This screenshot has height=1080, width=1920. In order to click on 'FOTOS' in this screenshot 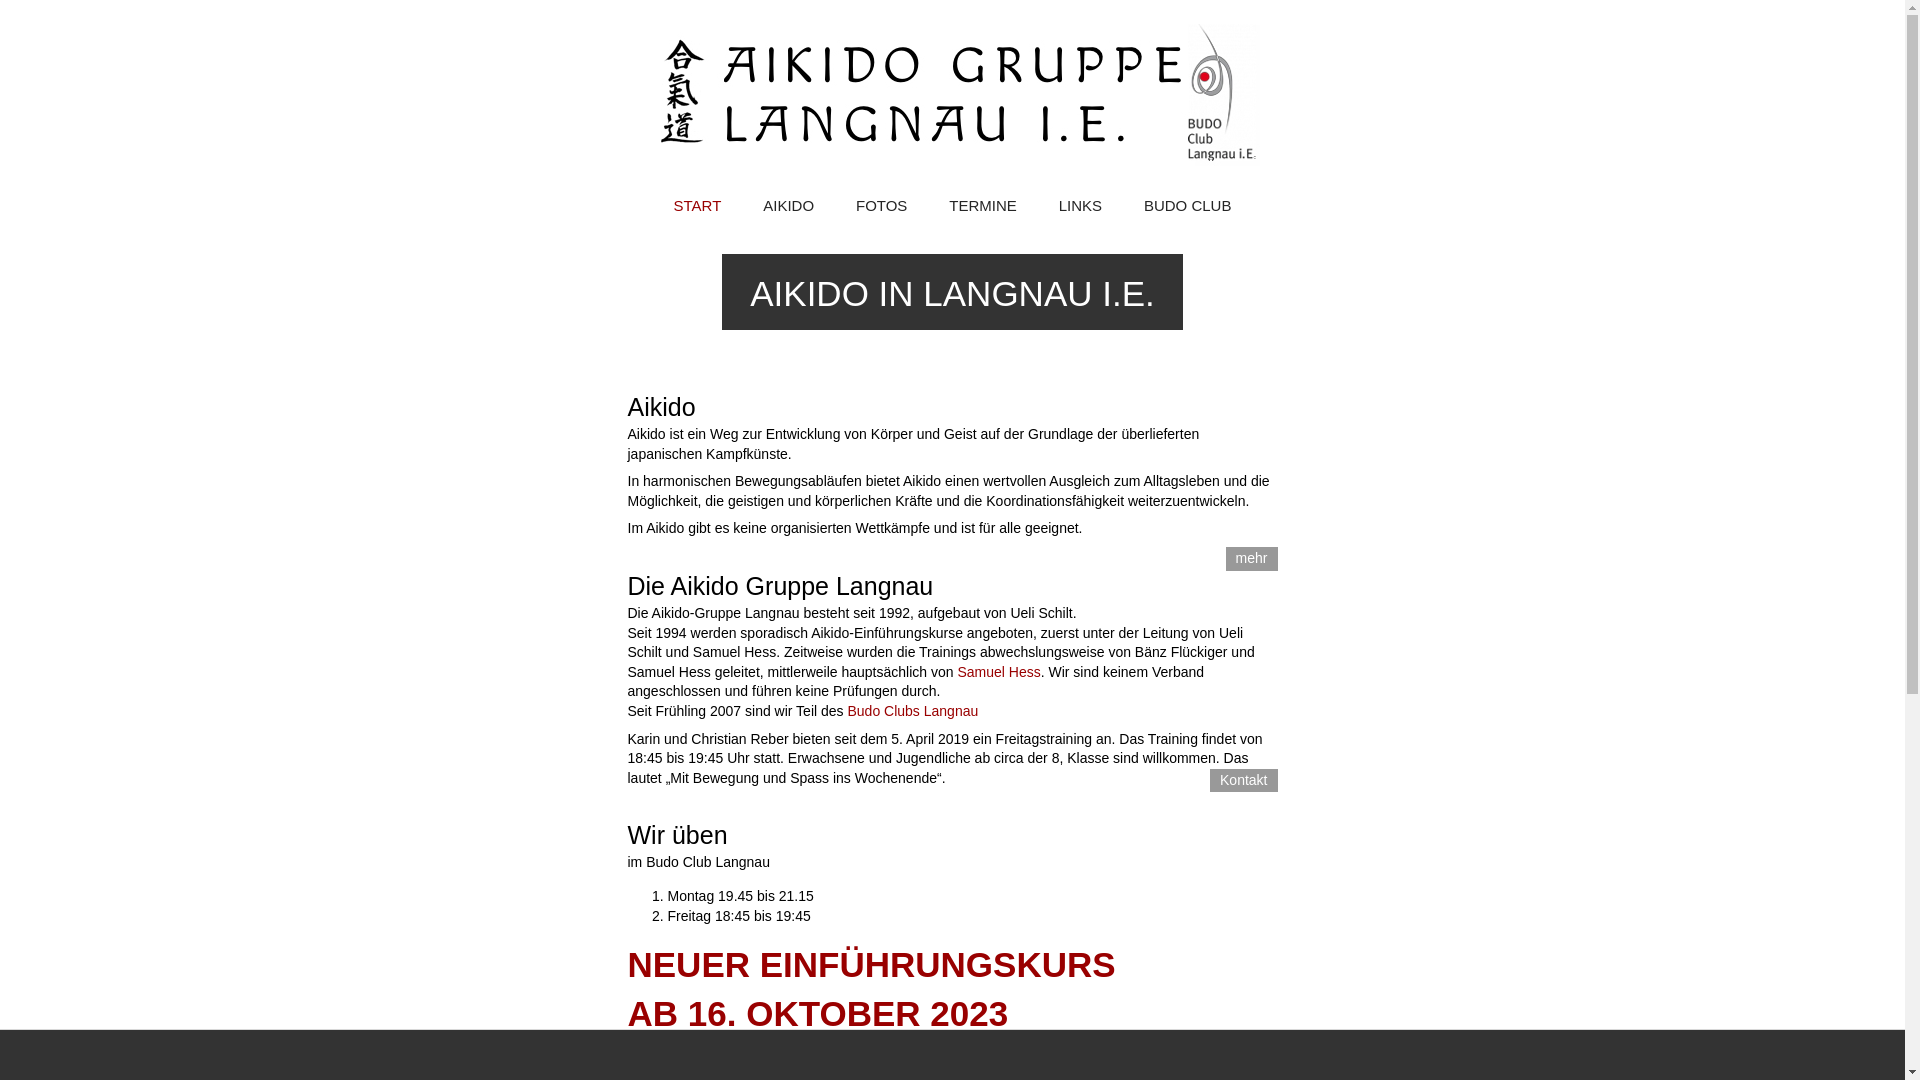, I will do `click(880, 207)`.